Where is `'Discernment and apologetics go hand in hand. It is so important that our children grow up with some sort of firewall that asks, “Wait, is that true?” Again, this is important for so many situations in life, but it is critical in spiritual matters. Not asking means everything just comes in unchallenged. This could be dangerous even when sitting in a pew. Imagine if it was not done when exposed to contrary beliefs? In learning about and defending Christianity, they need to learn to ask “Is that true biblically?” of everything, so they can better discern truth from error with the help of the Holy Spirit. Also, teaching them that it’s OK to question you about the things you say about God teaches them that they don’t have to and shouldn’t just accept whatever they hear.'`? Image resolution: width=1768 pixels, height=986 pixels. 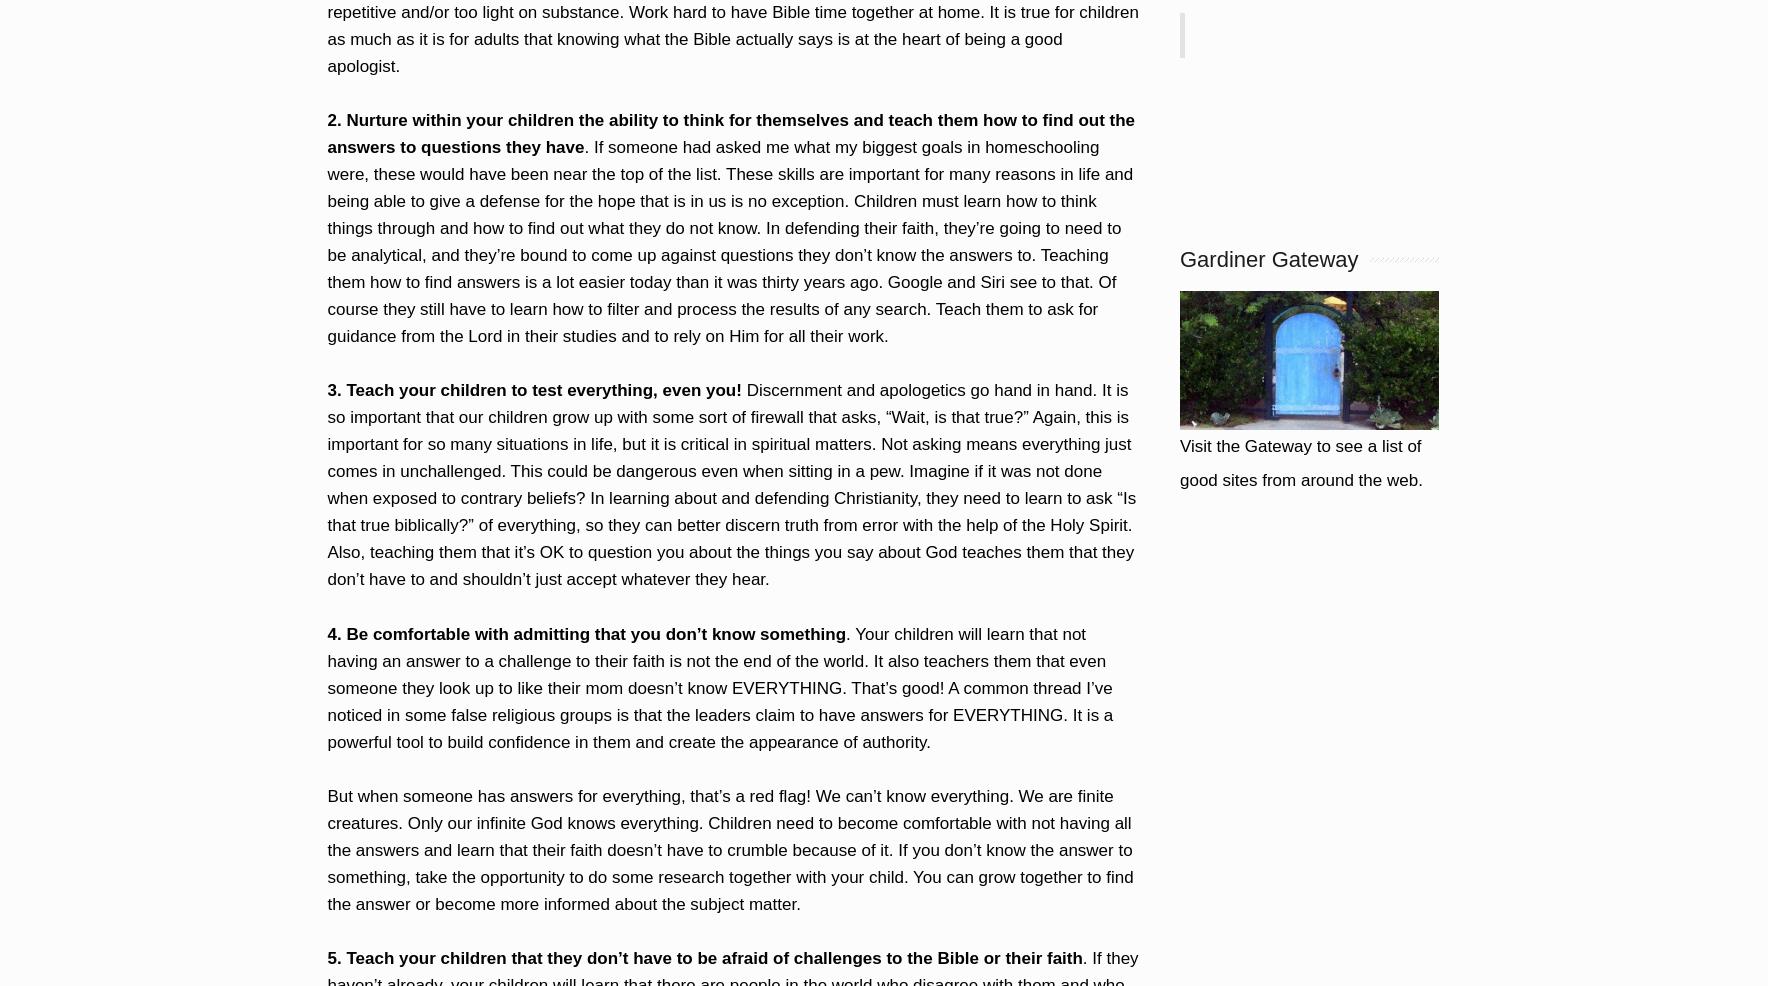 'Discernment and apologetics go hand in hand. It is so important that our children grow up with some sort of firewall that asks, “Wait, is that true?” Again, this is important for so many situations in life, but it is critical in spiritual matters. Not asking means everything just comes in unchallenged. This could be dangerous even when sitting in a pew. Imagine if it was not done when exposed to contrary beliefs? In learning about and defending Christianity, they need to learn to ask “Is that true biblically?” of everything, so they can better discern truth from error with the help of the Holy Spirit. Also, teaching them that it’s OK to question you about the things you say about God teaches them that they don’t have to and shouldn’t just accept whatever they hear.' is located at coordinates (731, 485).